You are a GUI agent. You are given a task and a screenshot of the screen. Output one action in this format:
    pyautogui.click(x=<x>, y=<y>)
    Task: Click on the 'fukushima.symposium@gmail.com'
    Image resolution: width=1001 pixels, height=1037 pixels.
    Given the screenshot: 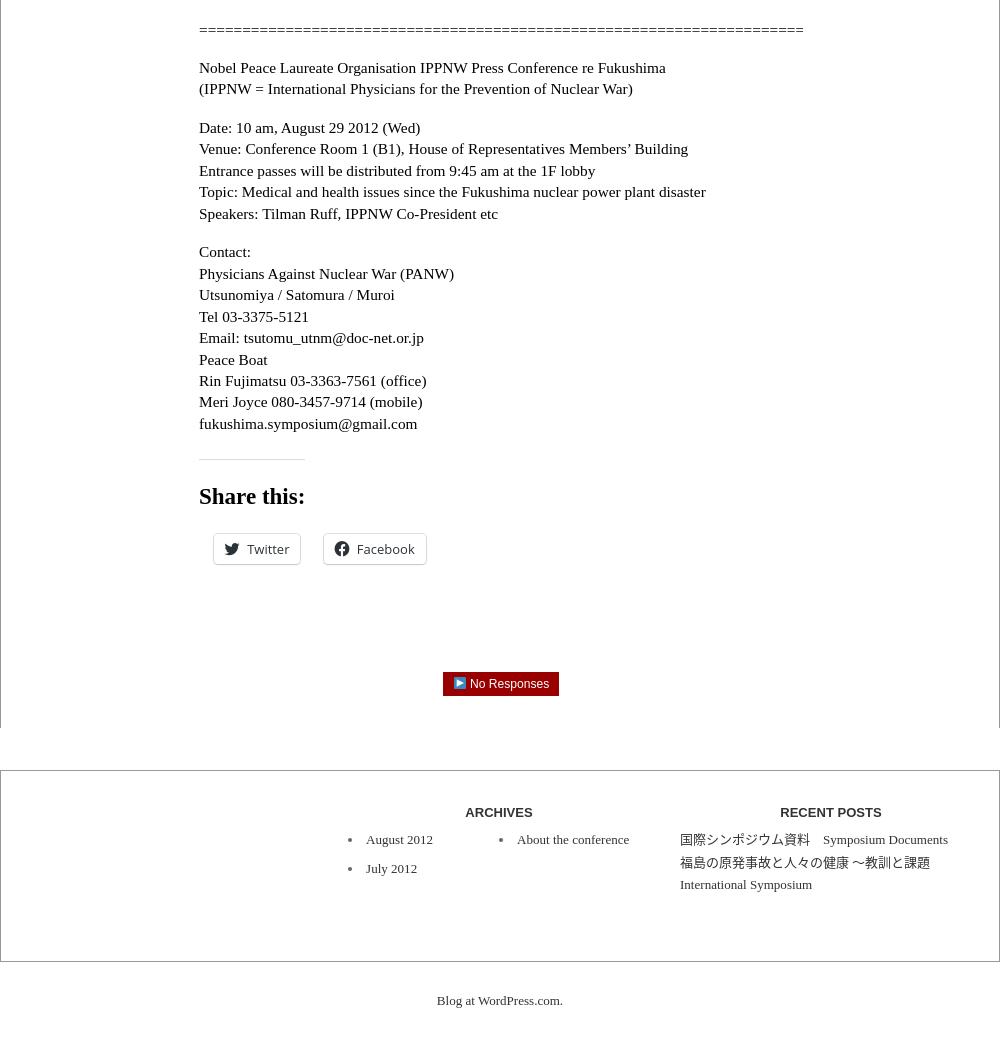 What is the action you would take?
    pyautogui.click(x=308, y=421)
    